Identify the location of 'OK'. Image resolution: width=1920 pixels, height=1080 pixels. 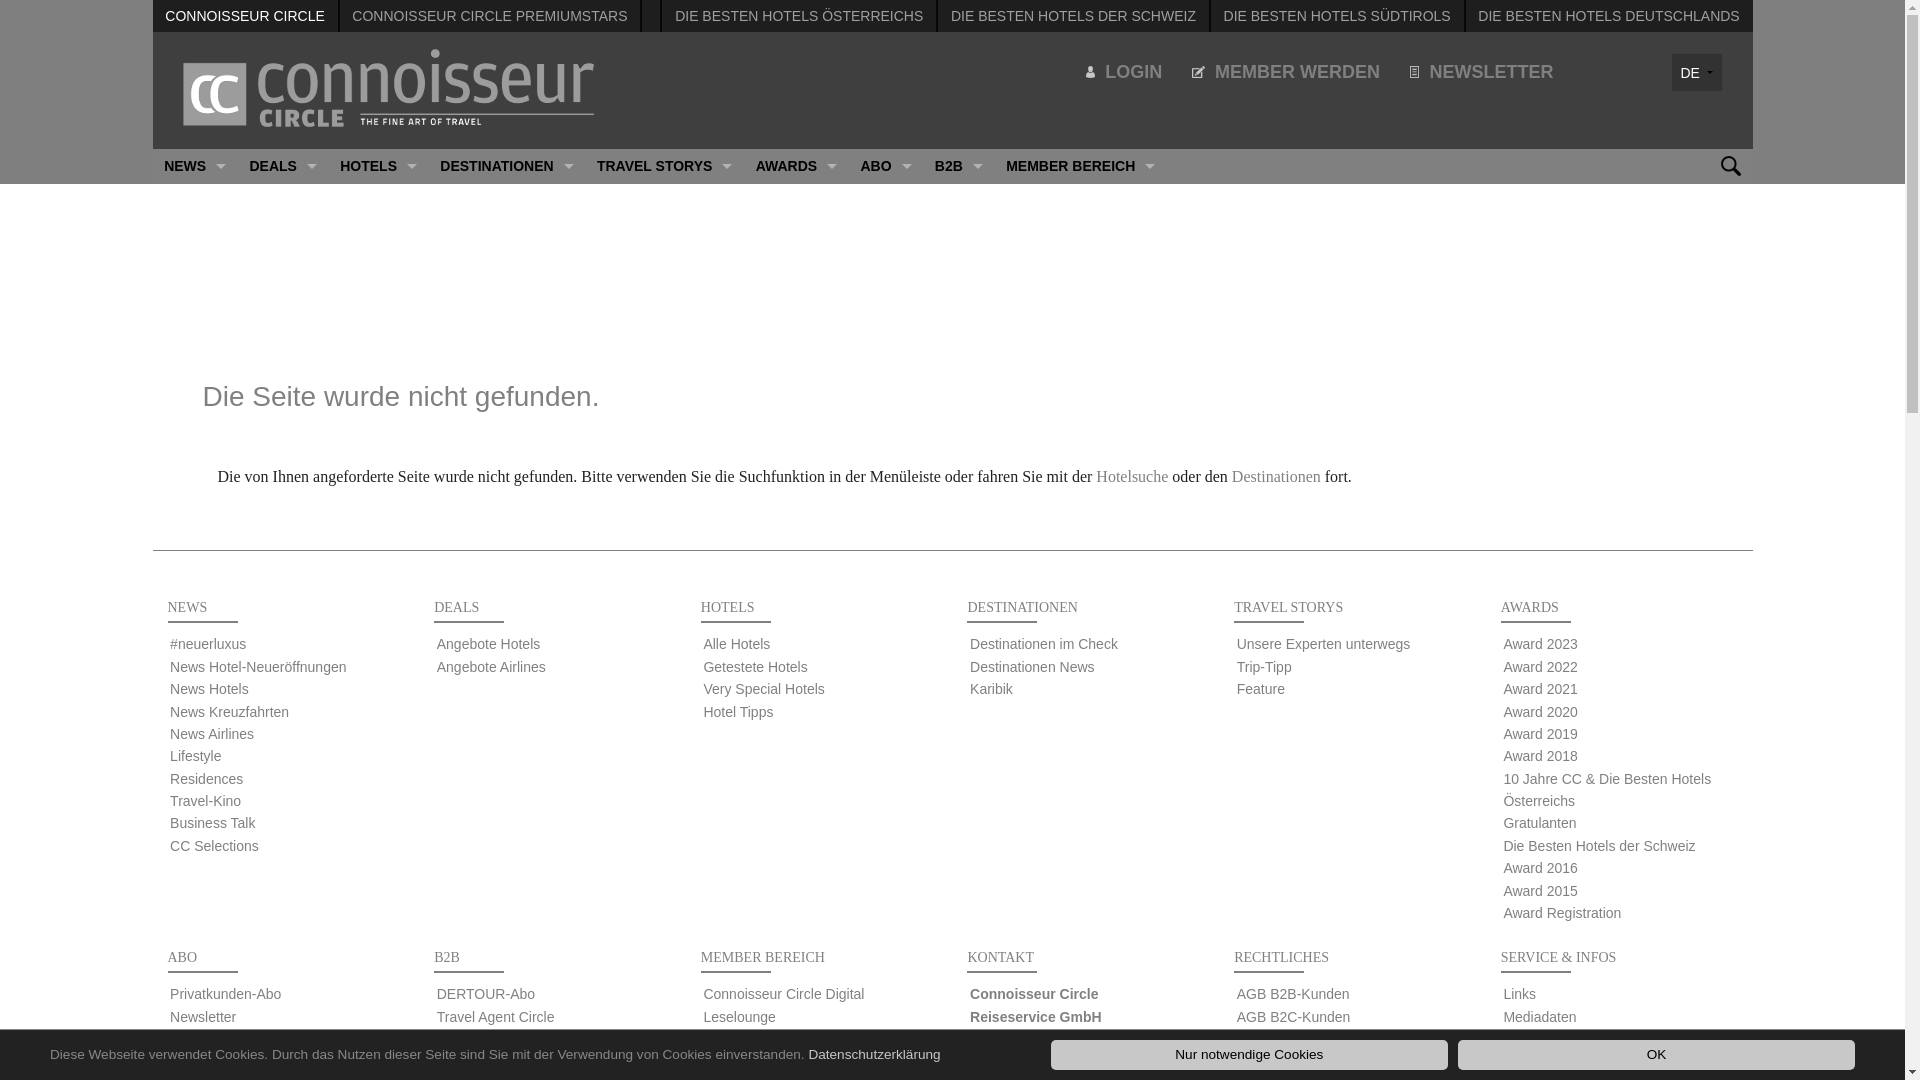
(1656, 1054).